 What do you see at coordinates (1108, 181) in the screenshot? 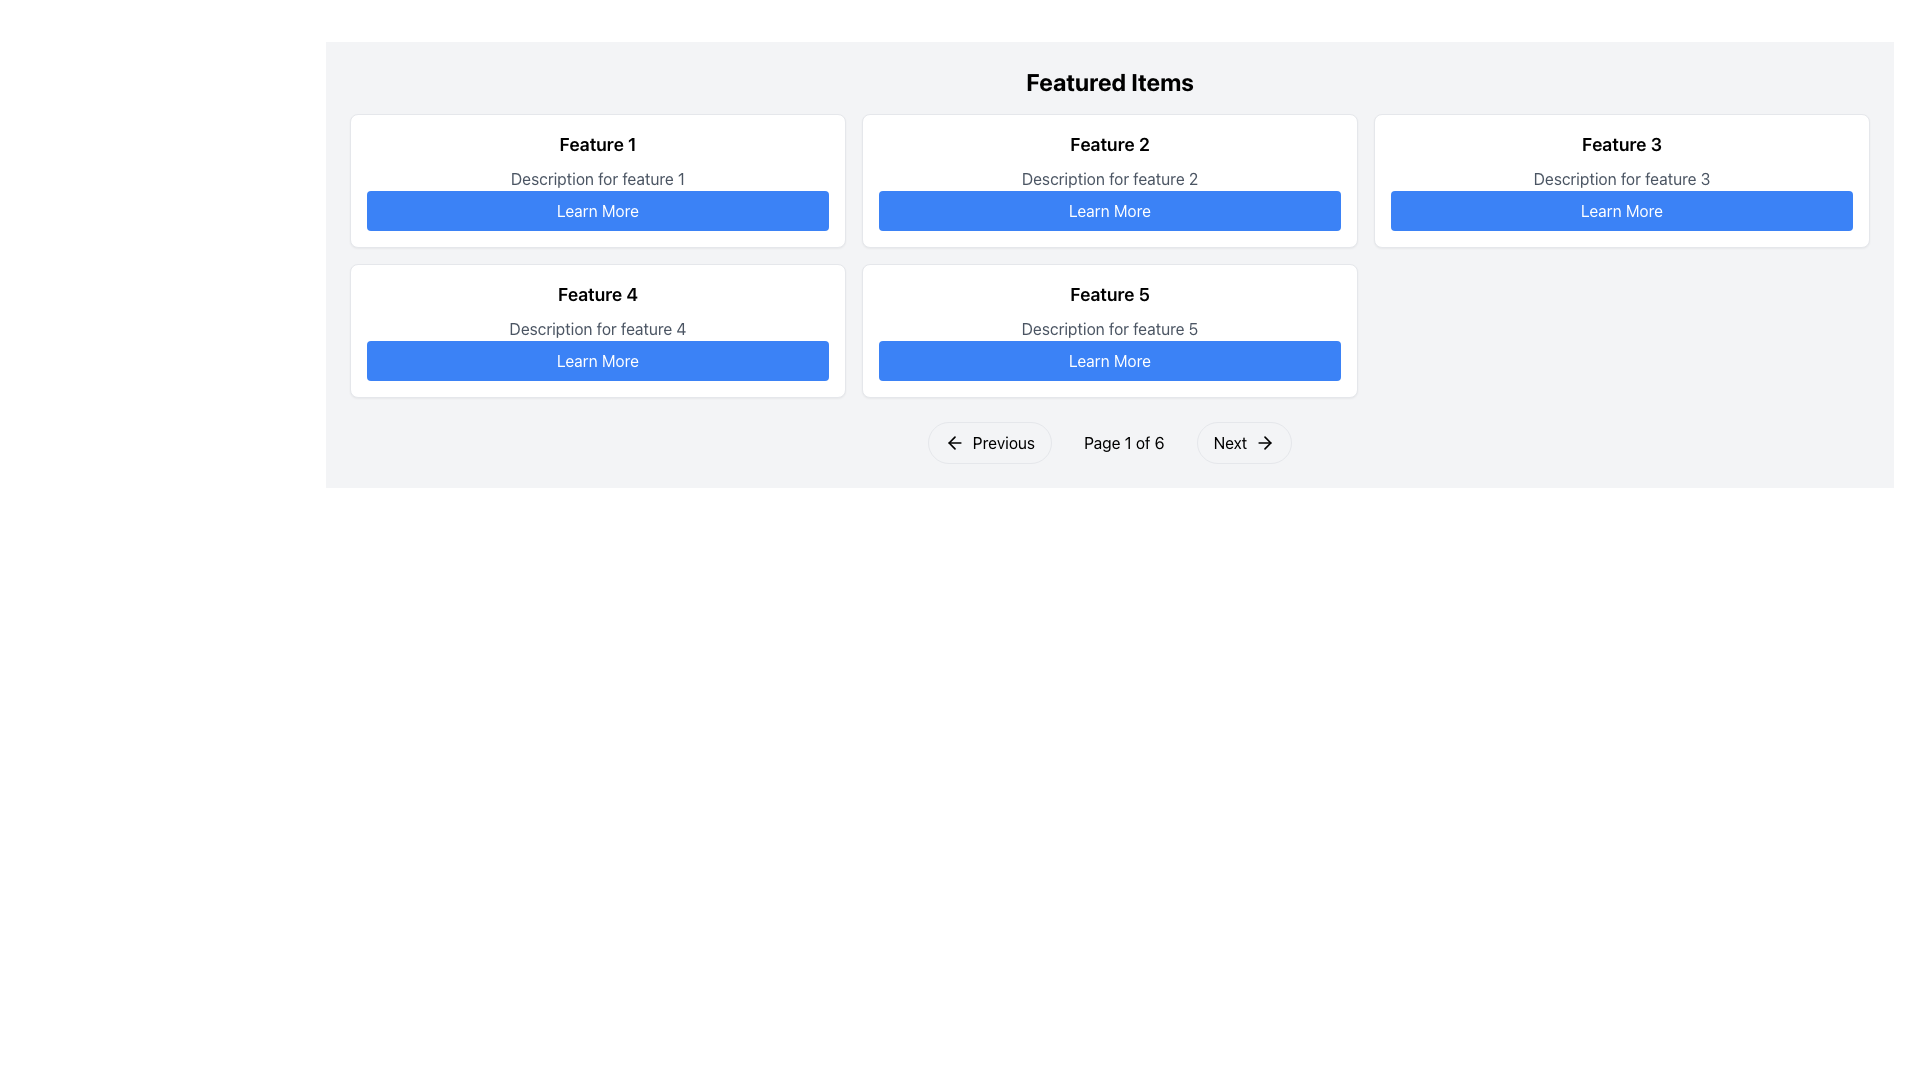
I see `title and description from the informational card about 'Feature 2', which includes a 'Learn More' button at the bottom` at bounding box center [1108, 181].